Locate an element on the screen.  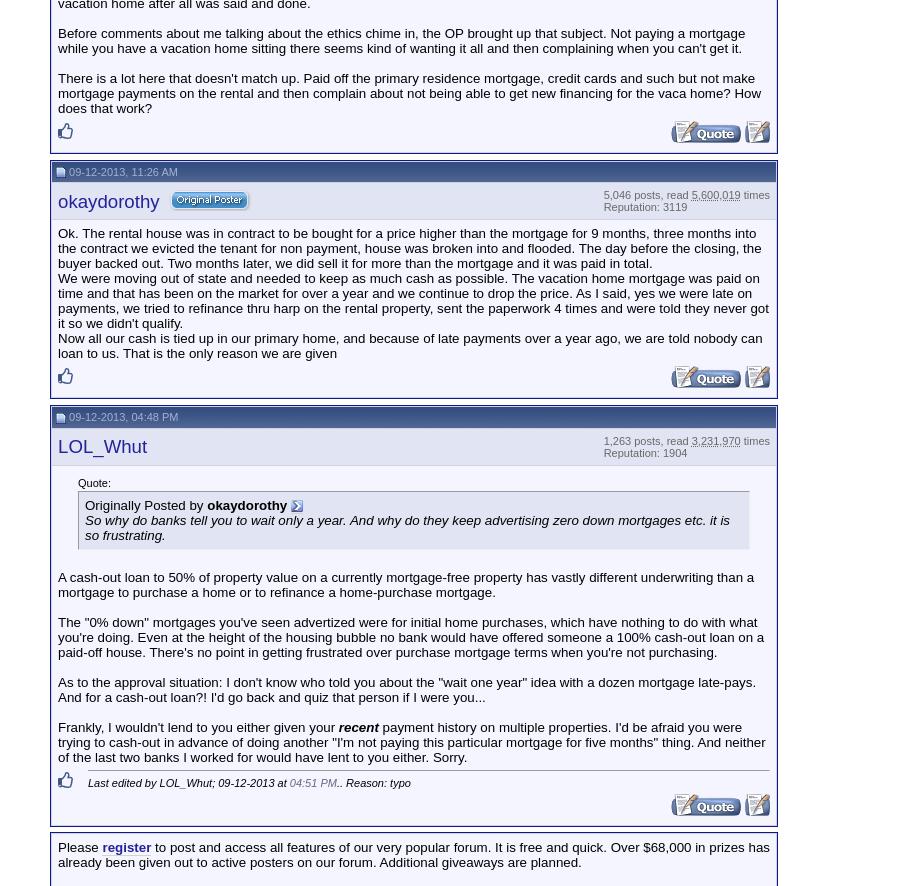
'5,600,019' is located at coordinates (715, 195).